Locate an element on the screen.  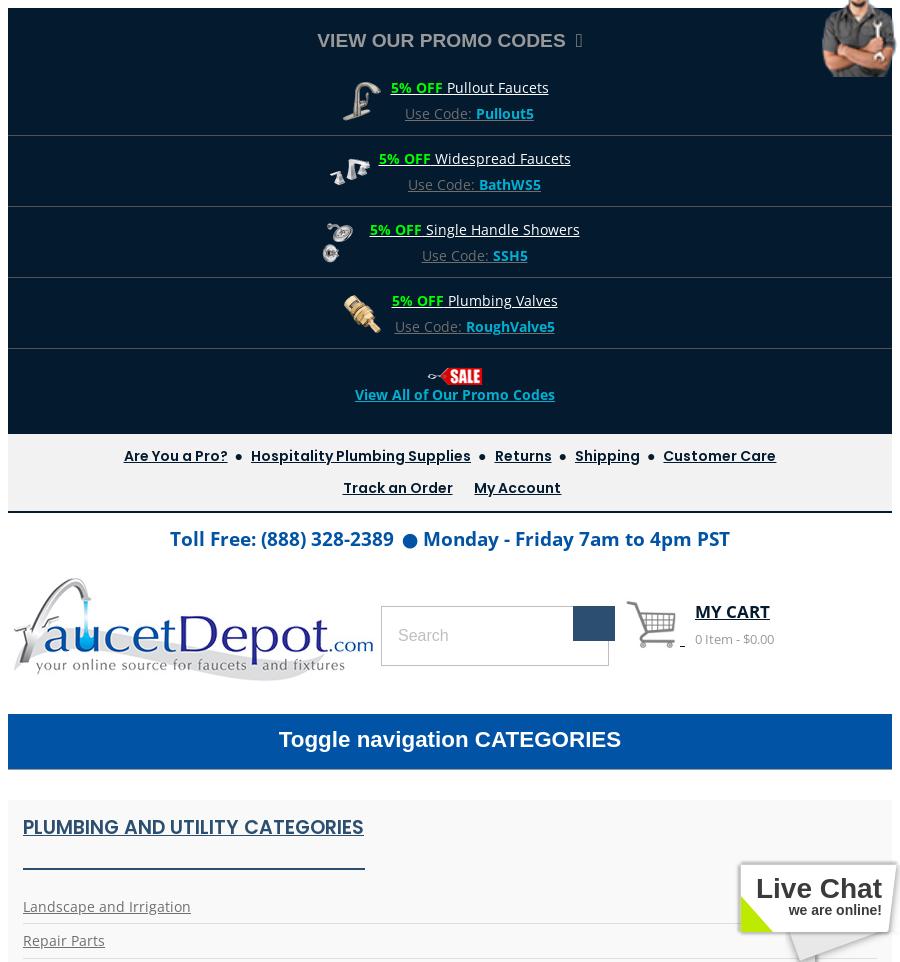
'Single Handle Showers' is located at coordinates (421, 228).